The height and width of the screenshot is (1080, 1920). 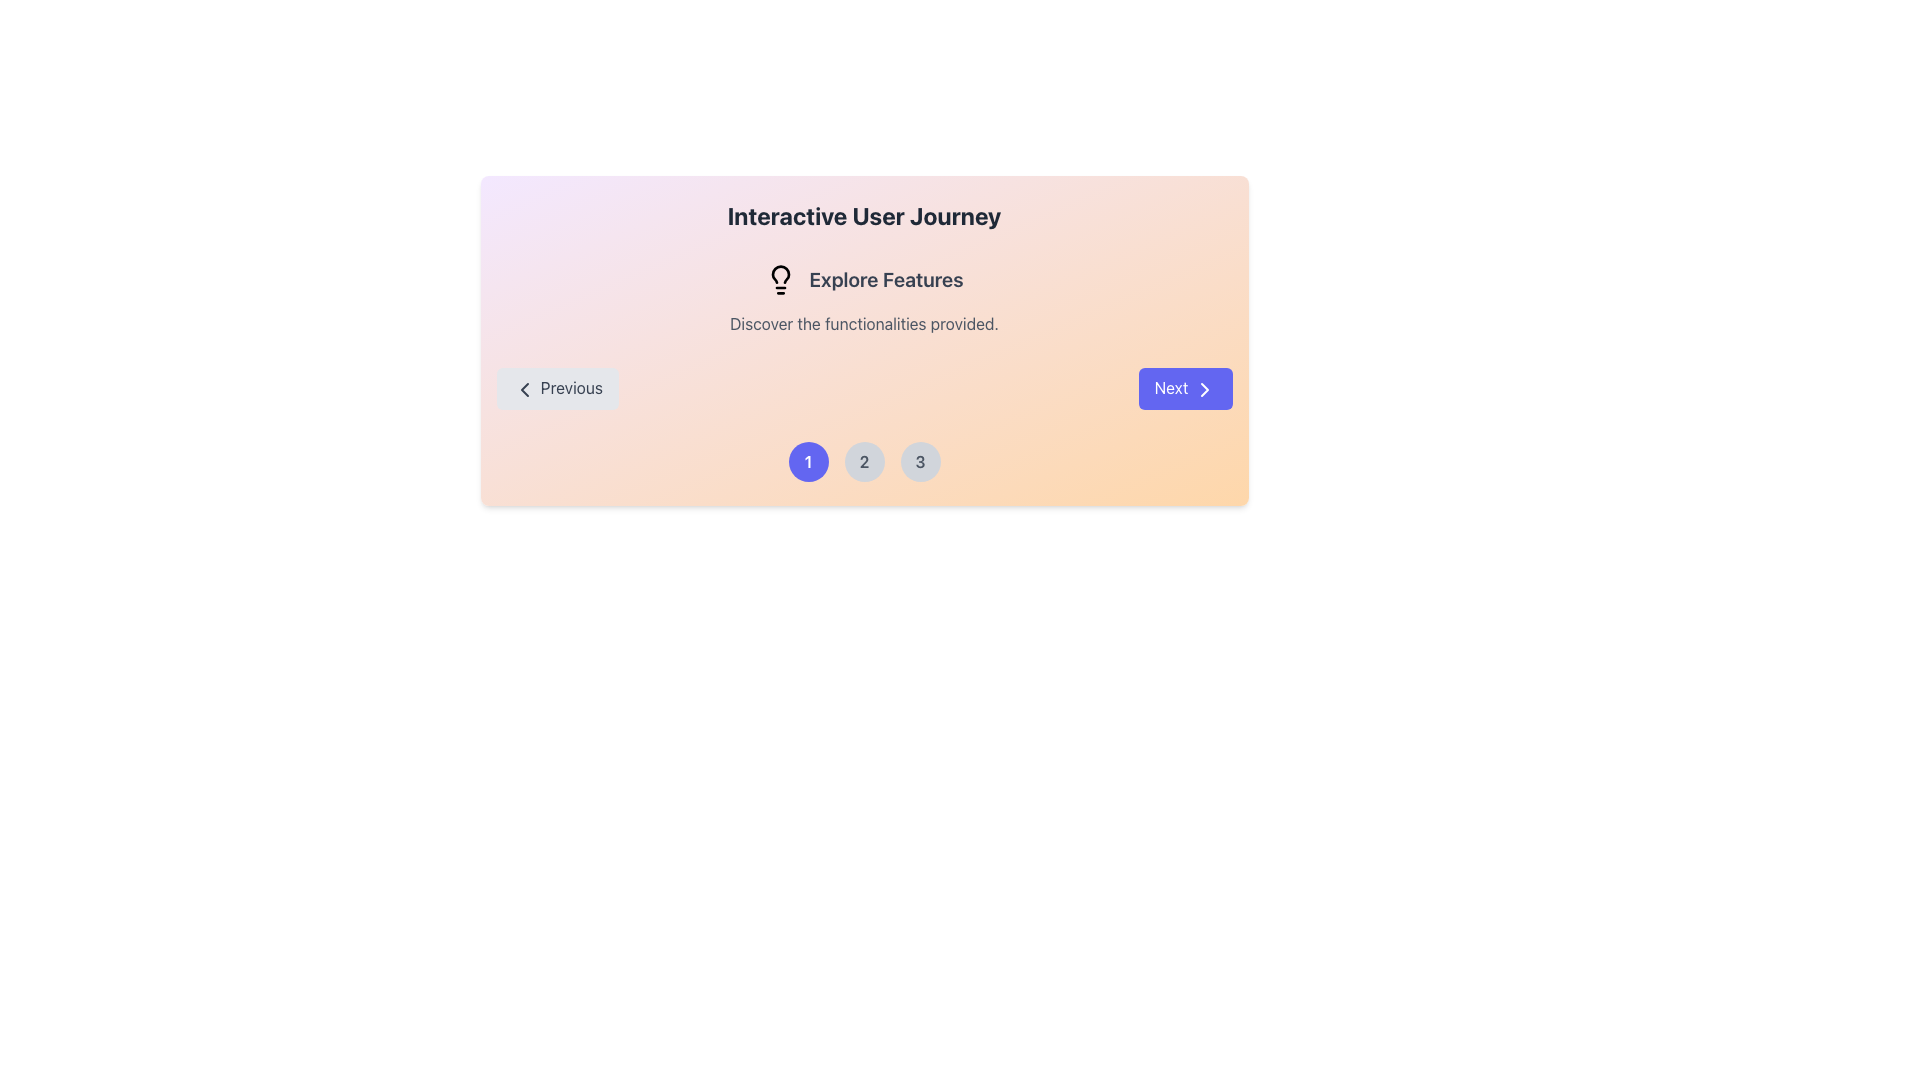 What do you see at coordinates (524, 389) in the screenshot?
I see `the chevron arrow icon within the 'Previous' button, located left of the 'Previous' text, under the title 'Interactive User Journey'` at bounding box center [524, 389].